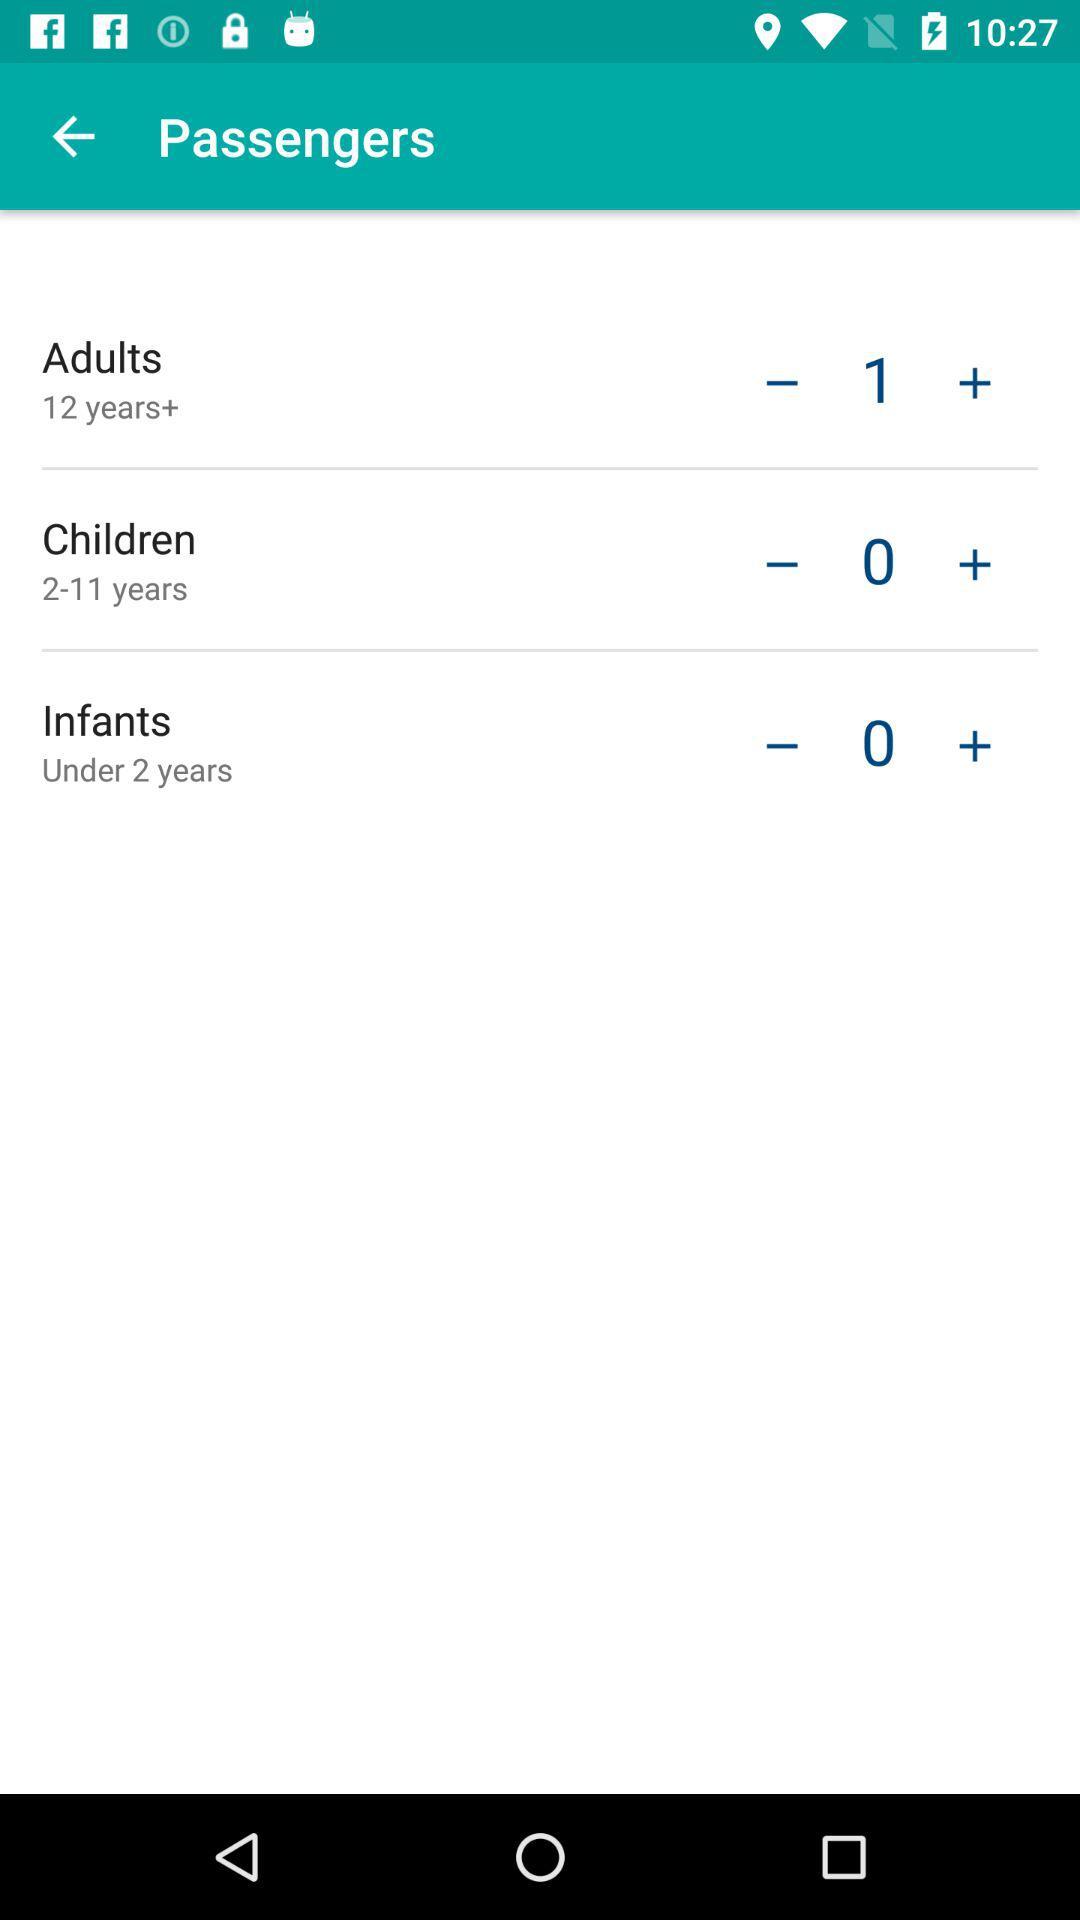  I want to click on item to the left of the 0, so click(781, 742).